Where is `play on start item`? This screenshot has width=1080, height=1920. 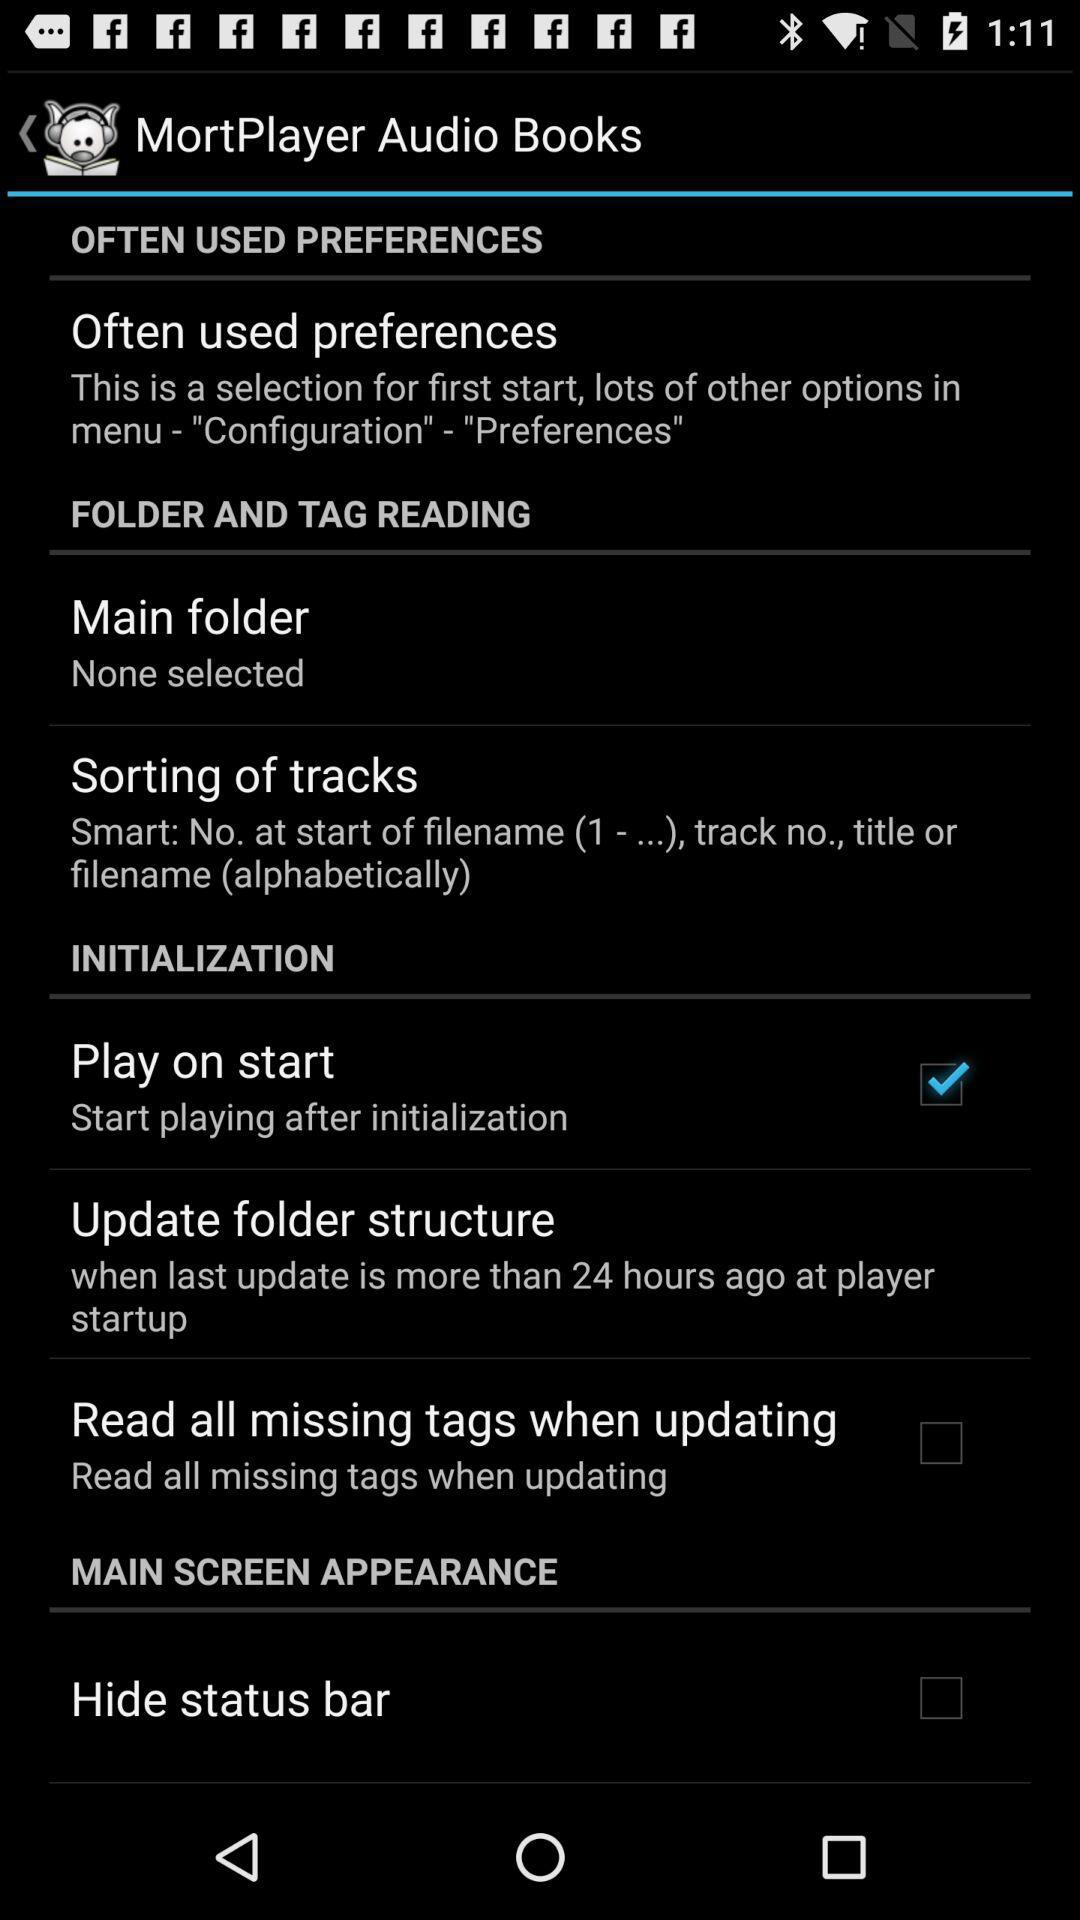
play on start item is located at coordinates (202, 1058).